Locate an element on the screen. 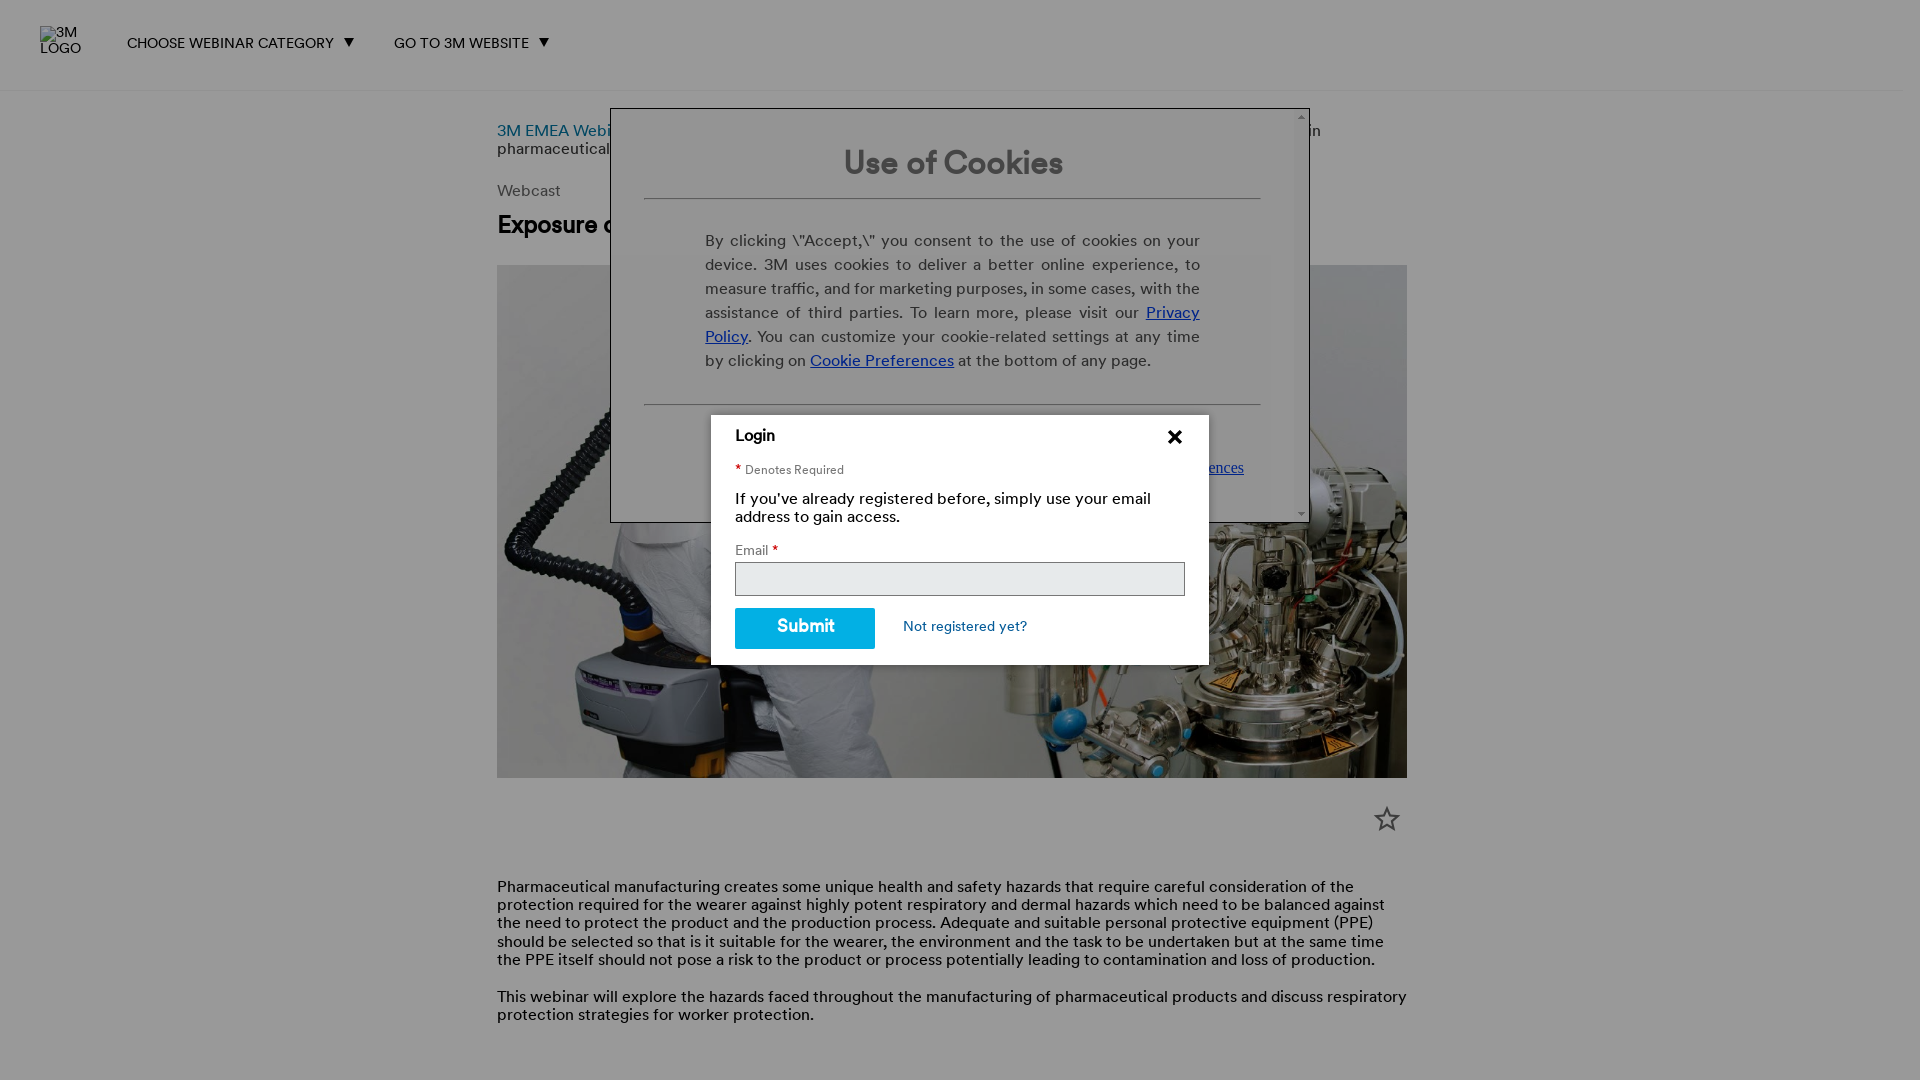 This screenshot has height=1080, width=1920. 'CHOOSE WEBINAR CATEGORY' is located at coordinates (244, 40).